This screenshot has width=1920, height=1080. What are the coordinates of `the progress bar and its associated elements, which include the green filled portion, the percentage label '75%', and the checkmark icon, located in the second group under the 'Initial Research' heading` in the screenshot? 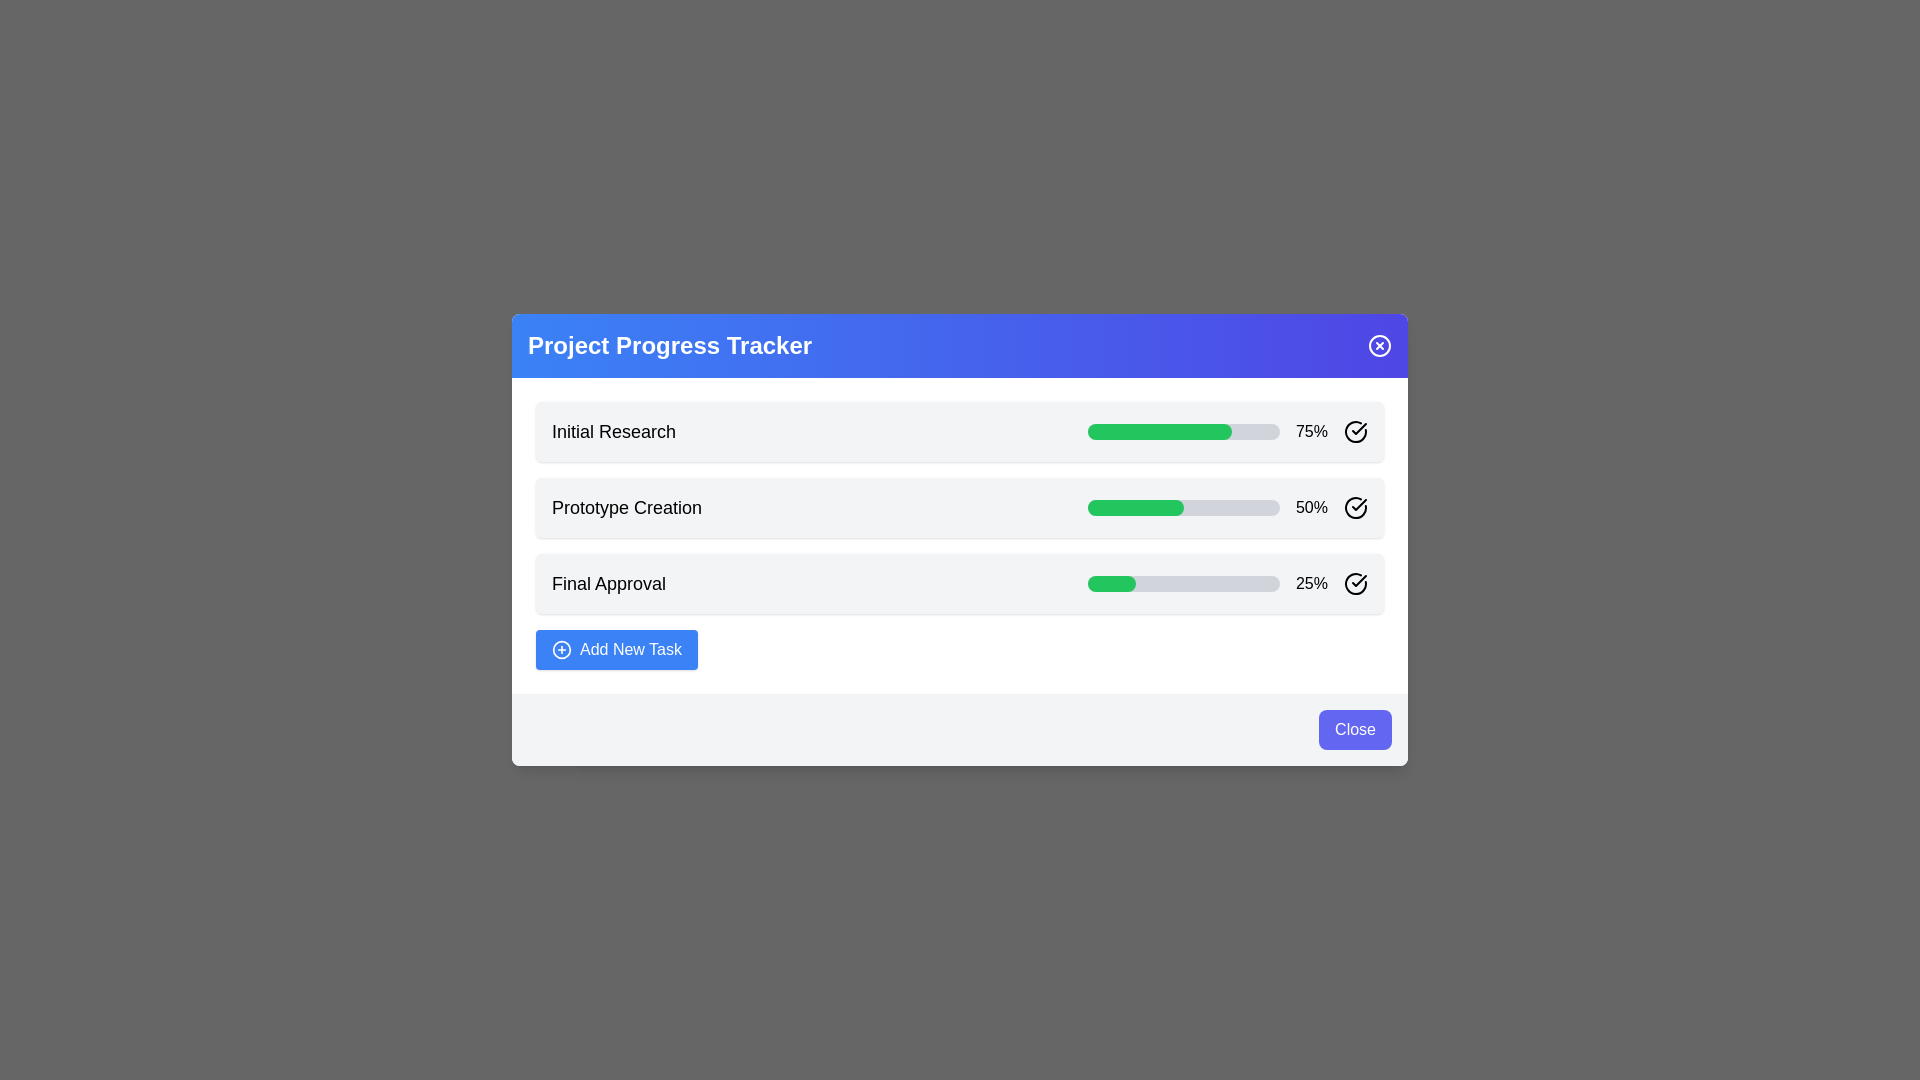 It's located at (1227, 431).